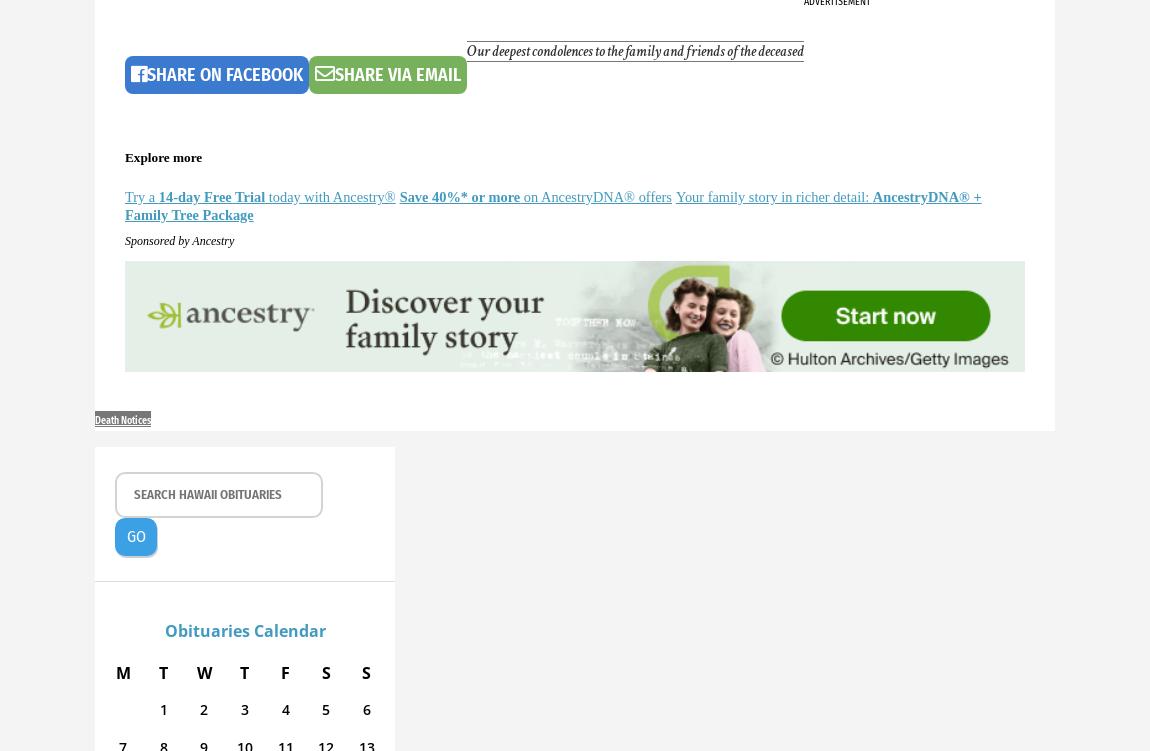  What do you see at coordinates (178, 239) in the screenshot?
I see `'Sponsored by Ancestry'` at bounding box center [178, 239].